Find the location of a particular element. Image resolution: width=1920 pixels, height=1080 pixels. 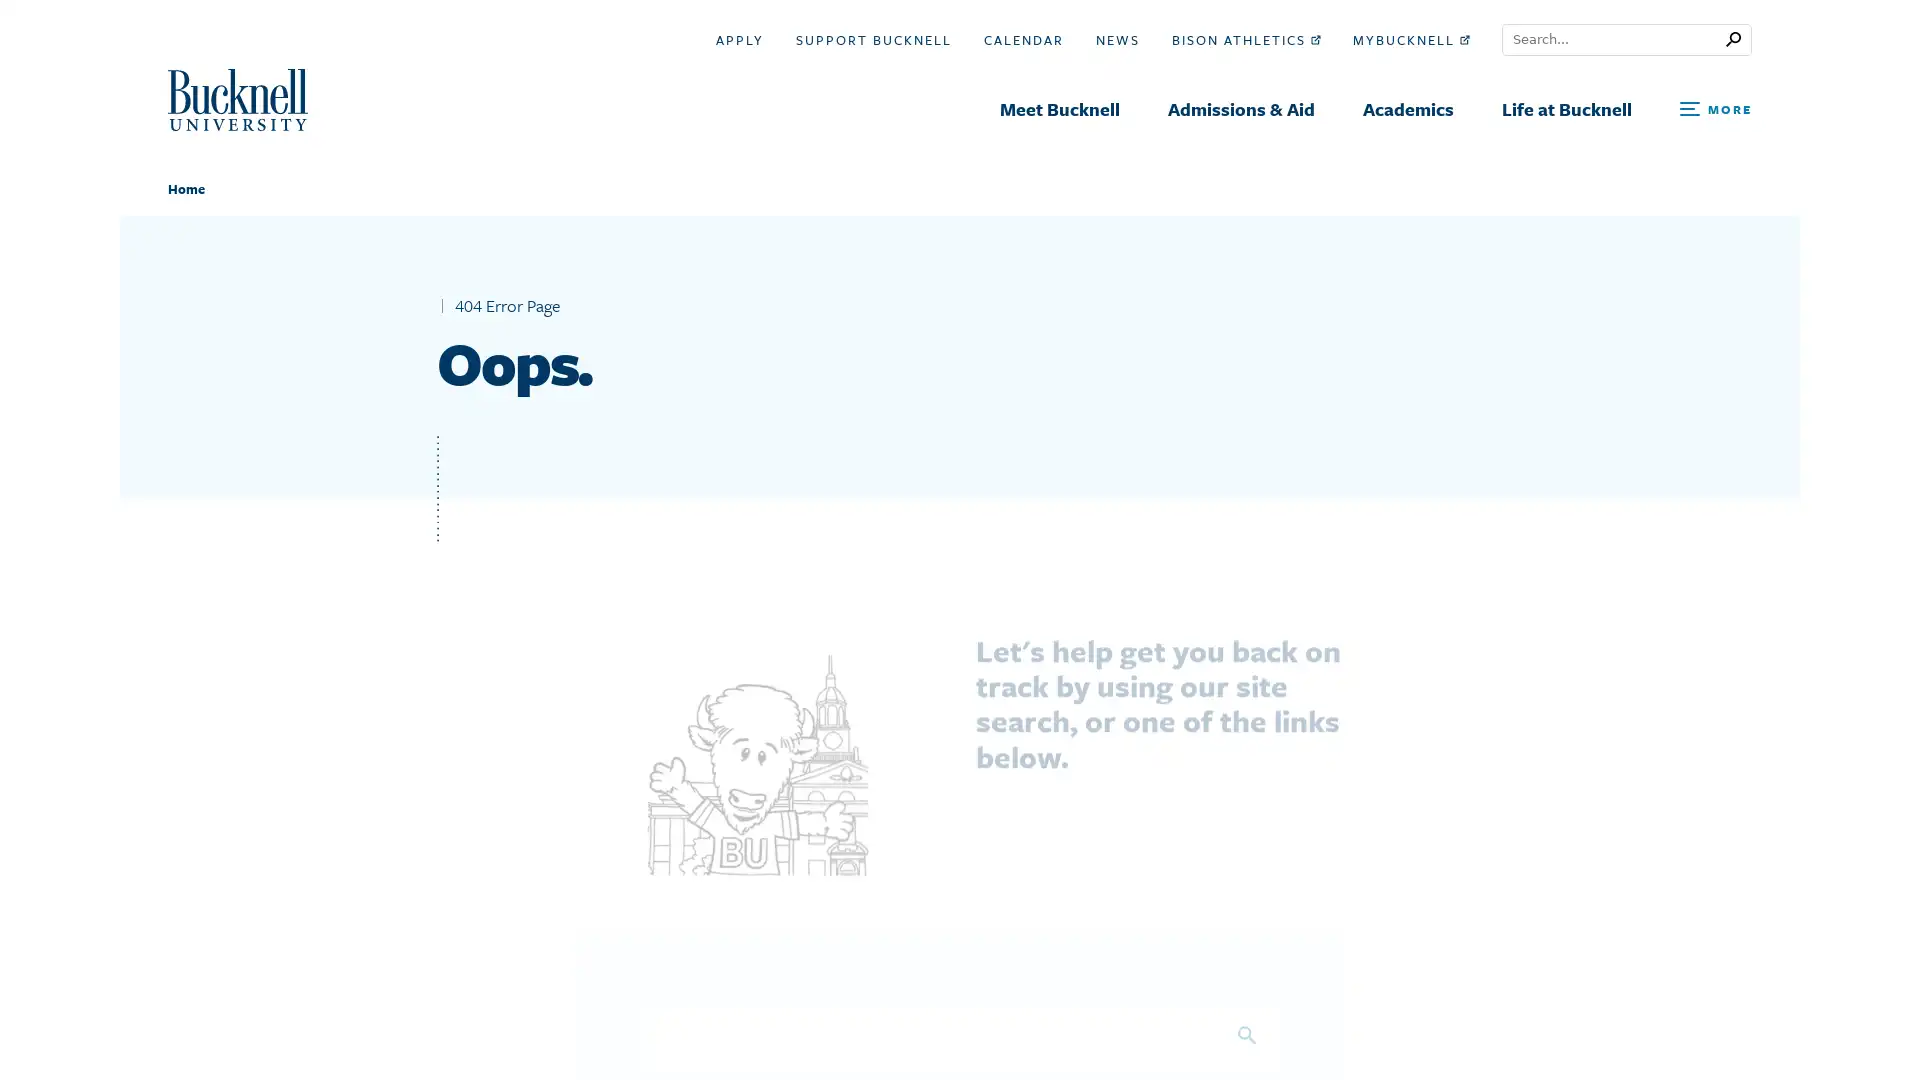

Search is located at coordinates (1246, 1051).